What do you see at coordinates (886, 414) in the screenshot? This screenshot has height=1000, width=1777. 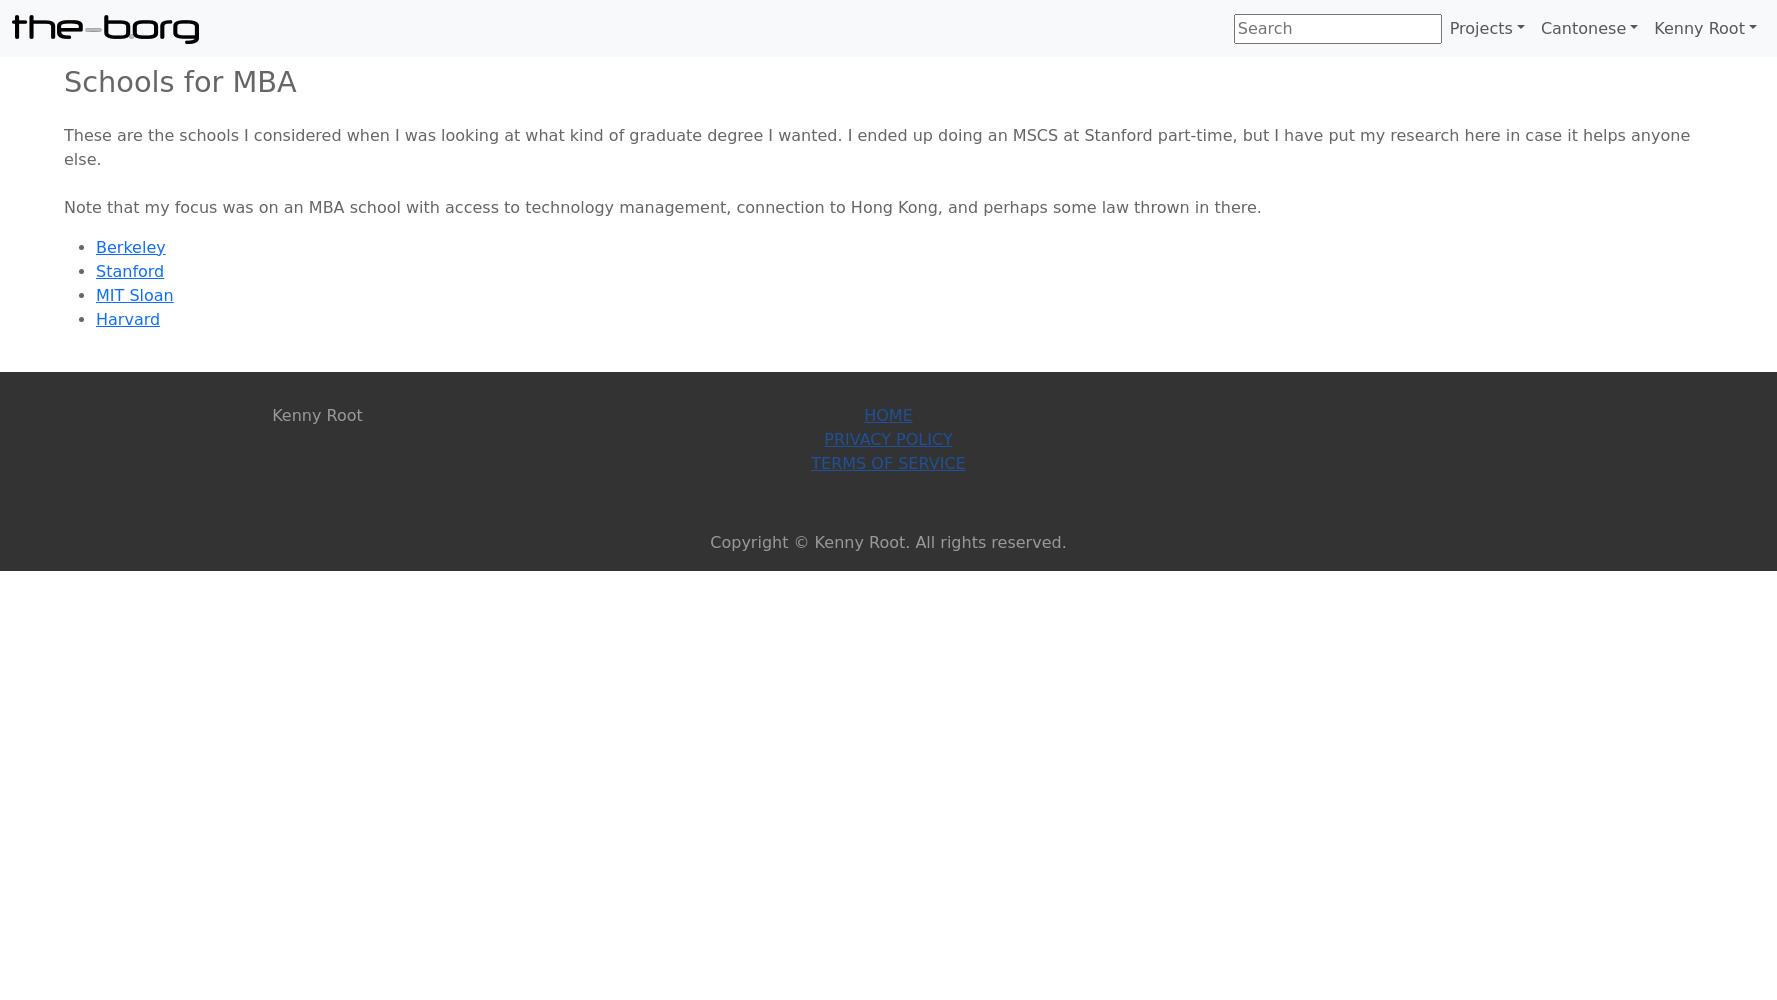 I see `'Home'` at bounding box center [886, 414].